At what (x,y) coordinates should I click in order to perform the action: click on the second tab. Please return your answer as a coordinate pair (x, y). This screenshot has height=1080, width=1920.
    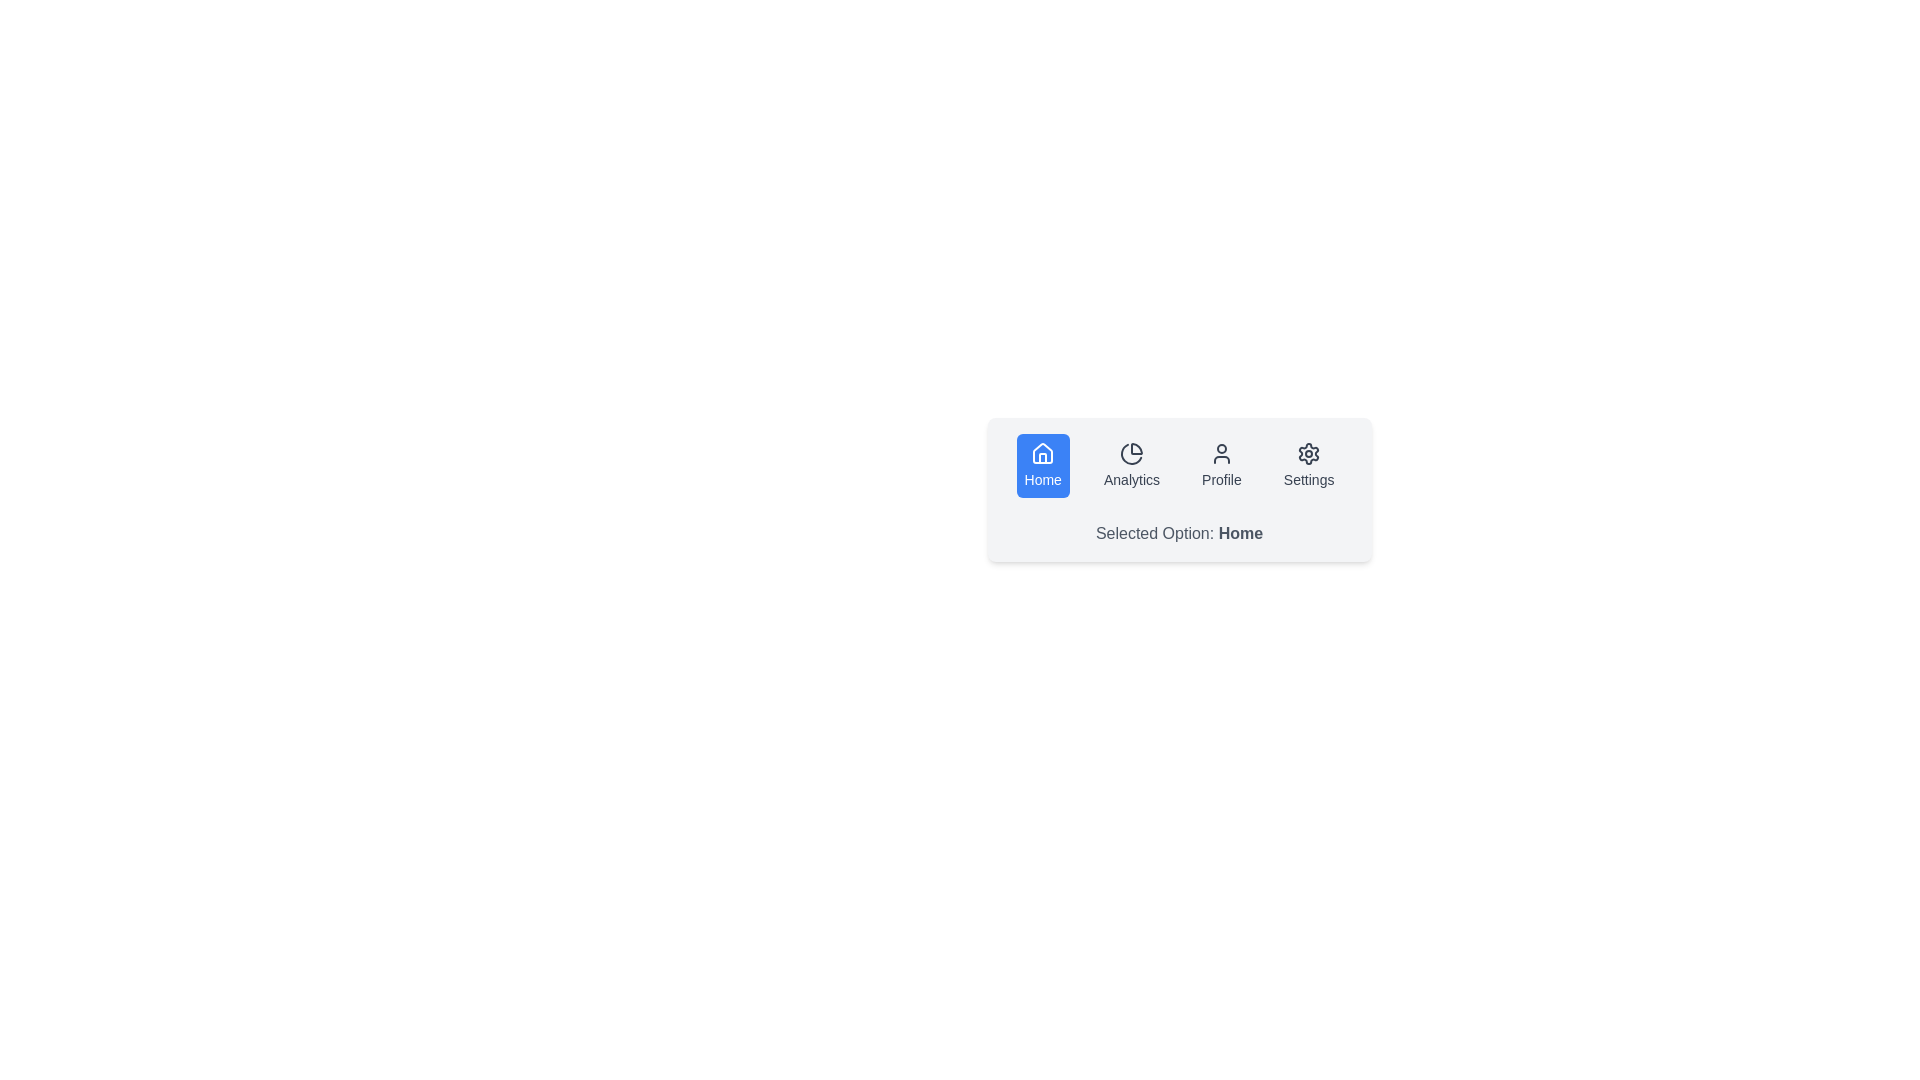
    Looking at the image, I should click on (1132, 466).